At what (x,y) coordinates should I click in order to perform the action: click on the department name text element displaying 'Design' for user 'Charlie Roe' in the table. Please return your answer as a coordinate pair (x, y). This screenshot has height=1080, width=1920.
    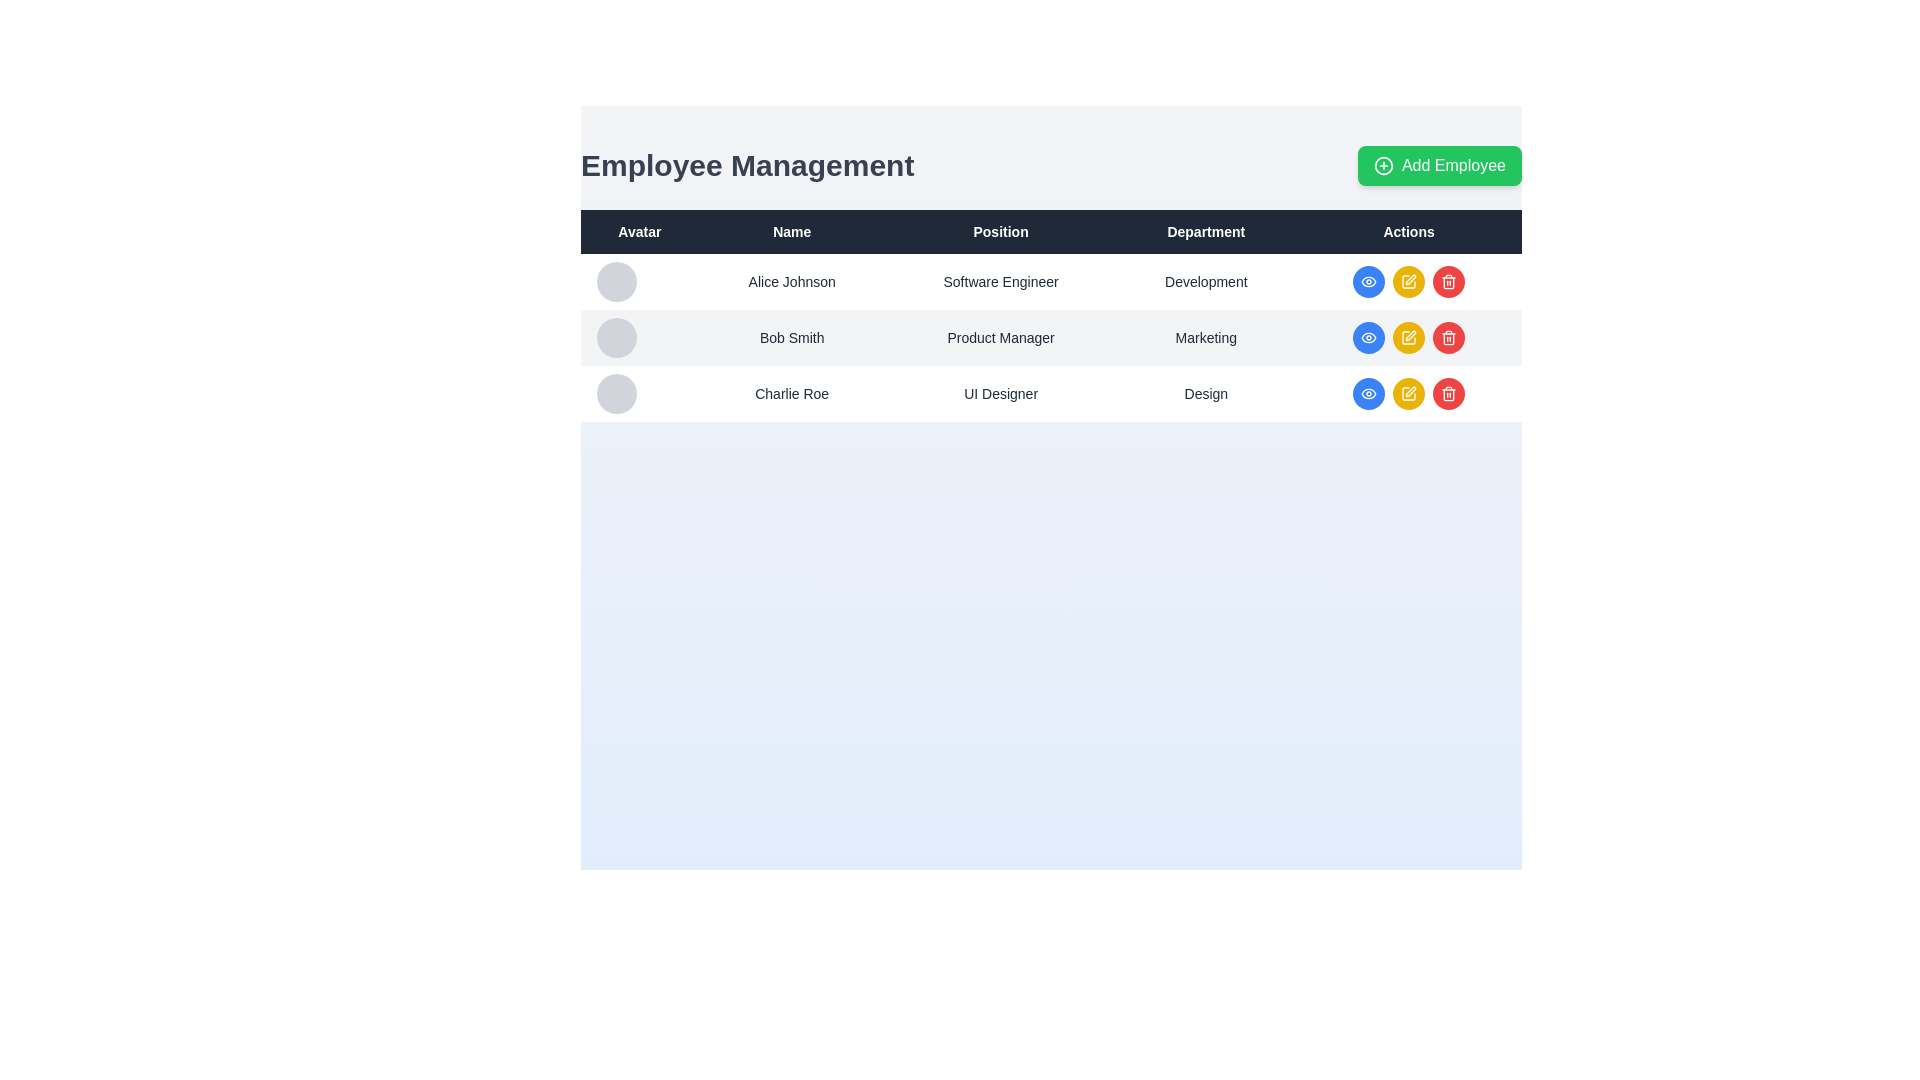
    Looking at the image, I should click on (1205, 393).